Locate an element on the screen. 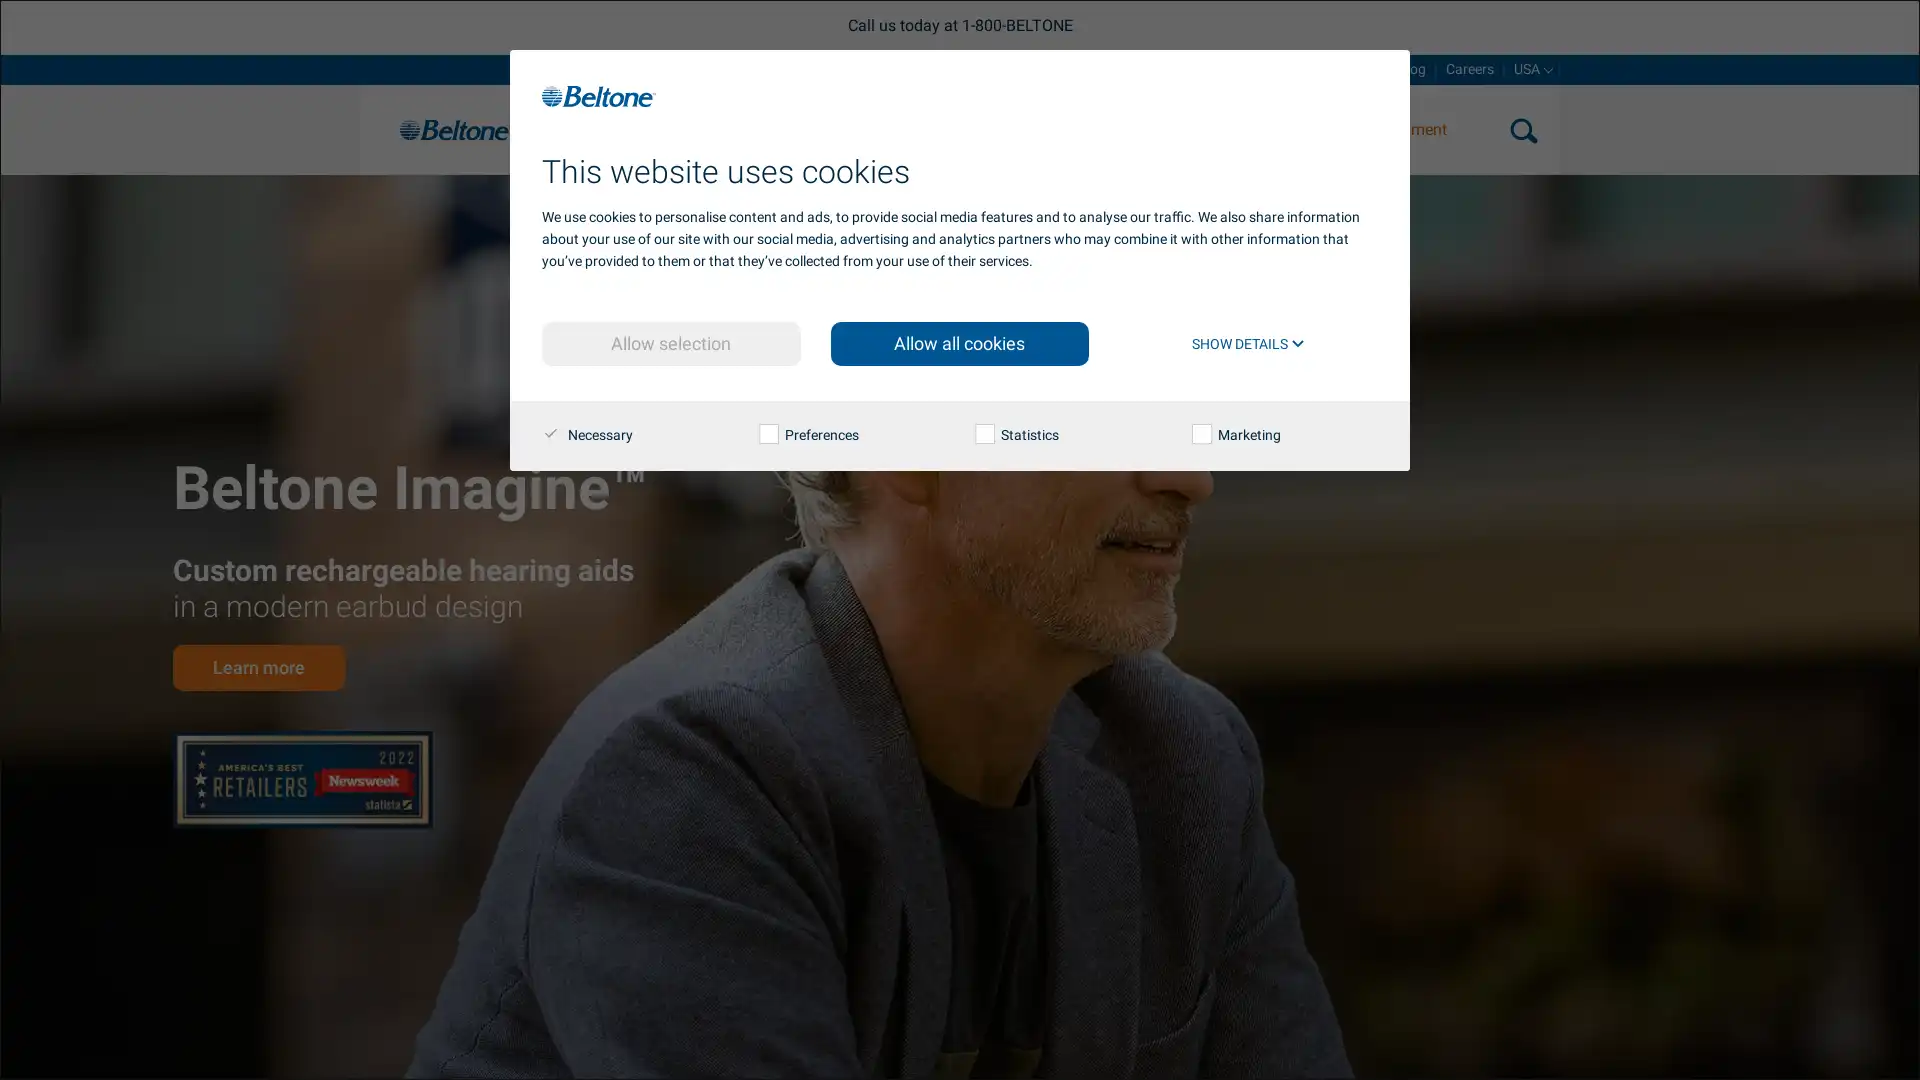 This screenshot has height=1080, width=1920. Allow selection is located at coordinates (671, 342).